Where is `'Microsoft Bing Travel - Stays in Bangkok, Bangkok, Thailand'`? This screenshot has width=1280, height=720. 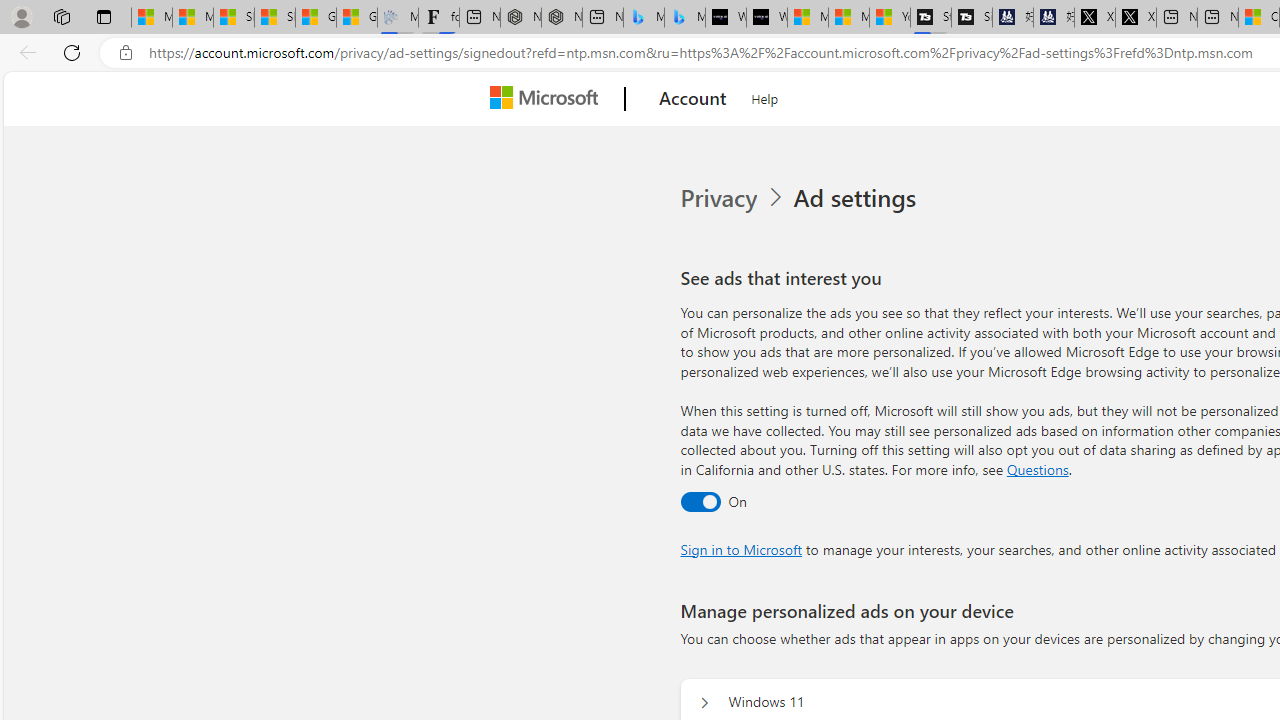
'Microsoft Bing Travel - Stays in Bangkok, Bangkok, Thailand' is located at coordinates (643, 17).